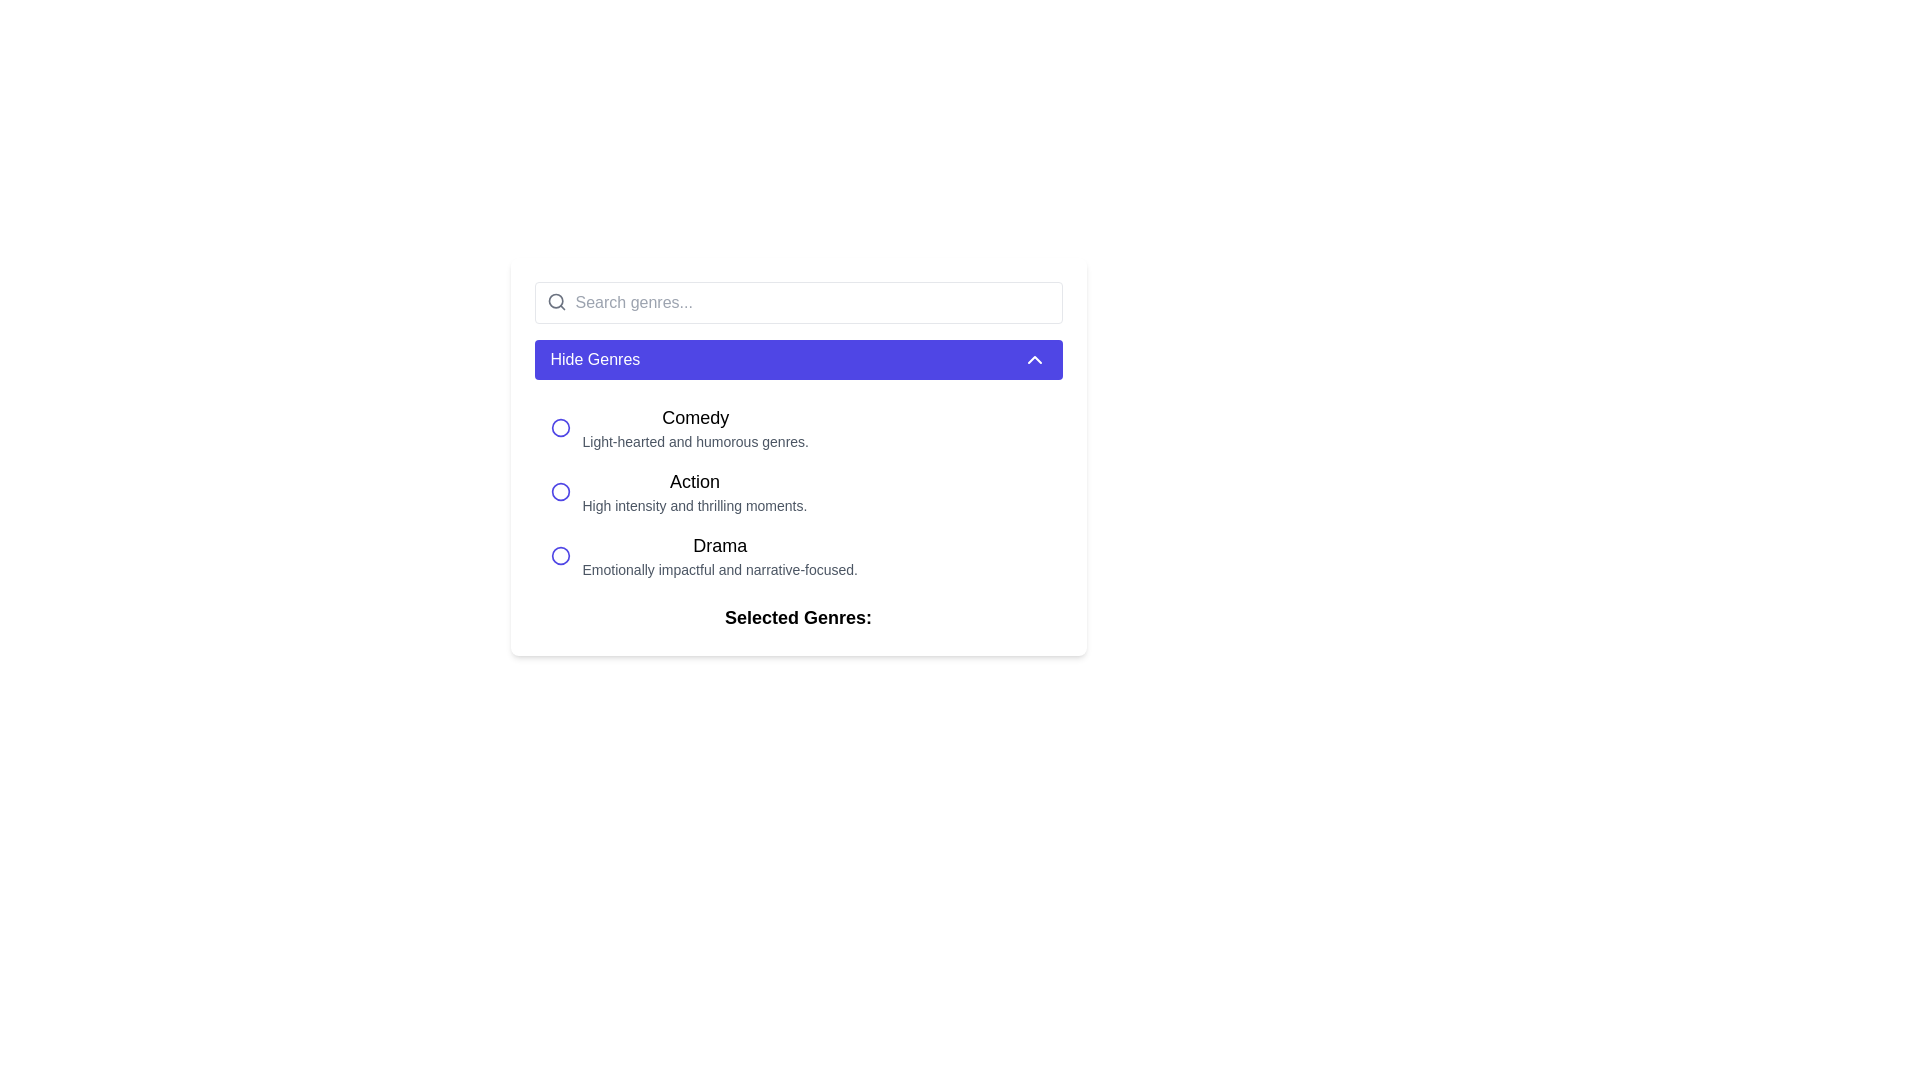  I want to click on text label that reads 'Drama', which is styled with a larger font size and bold type, located under the section titled 'Hide Genres' as the third genre in the list, so click(720, 546).